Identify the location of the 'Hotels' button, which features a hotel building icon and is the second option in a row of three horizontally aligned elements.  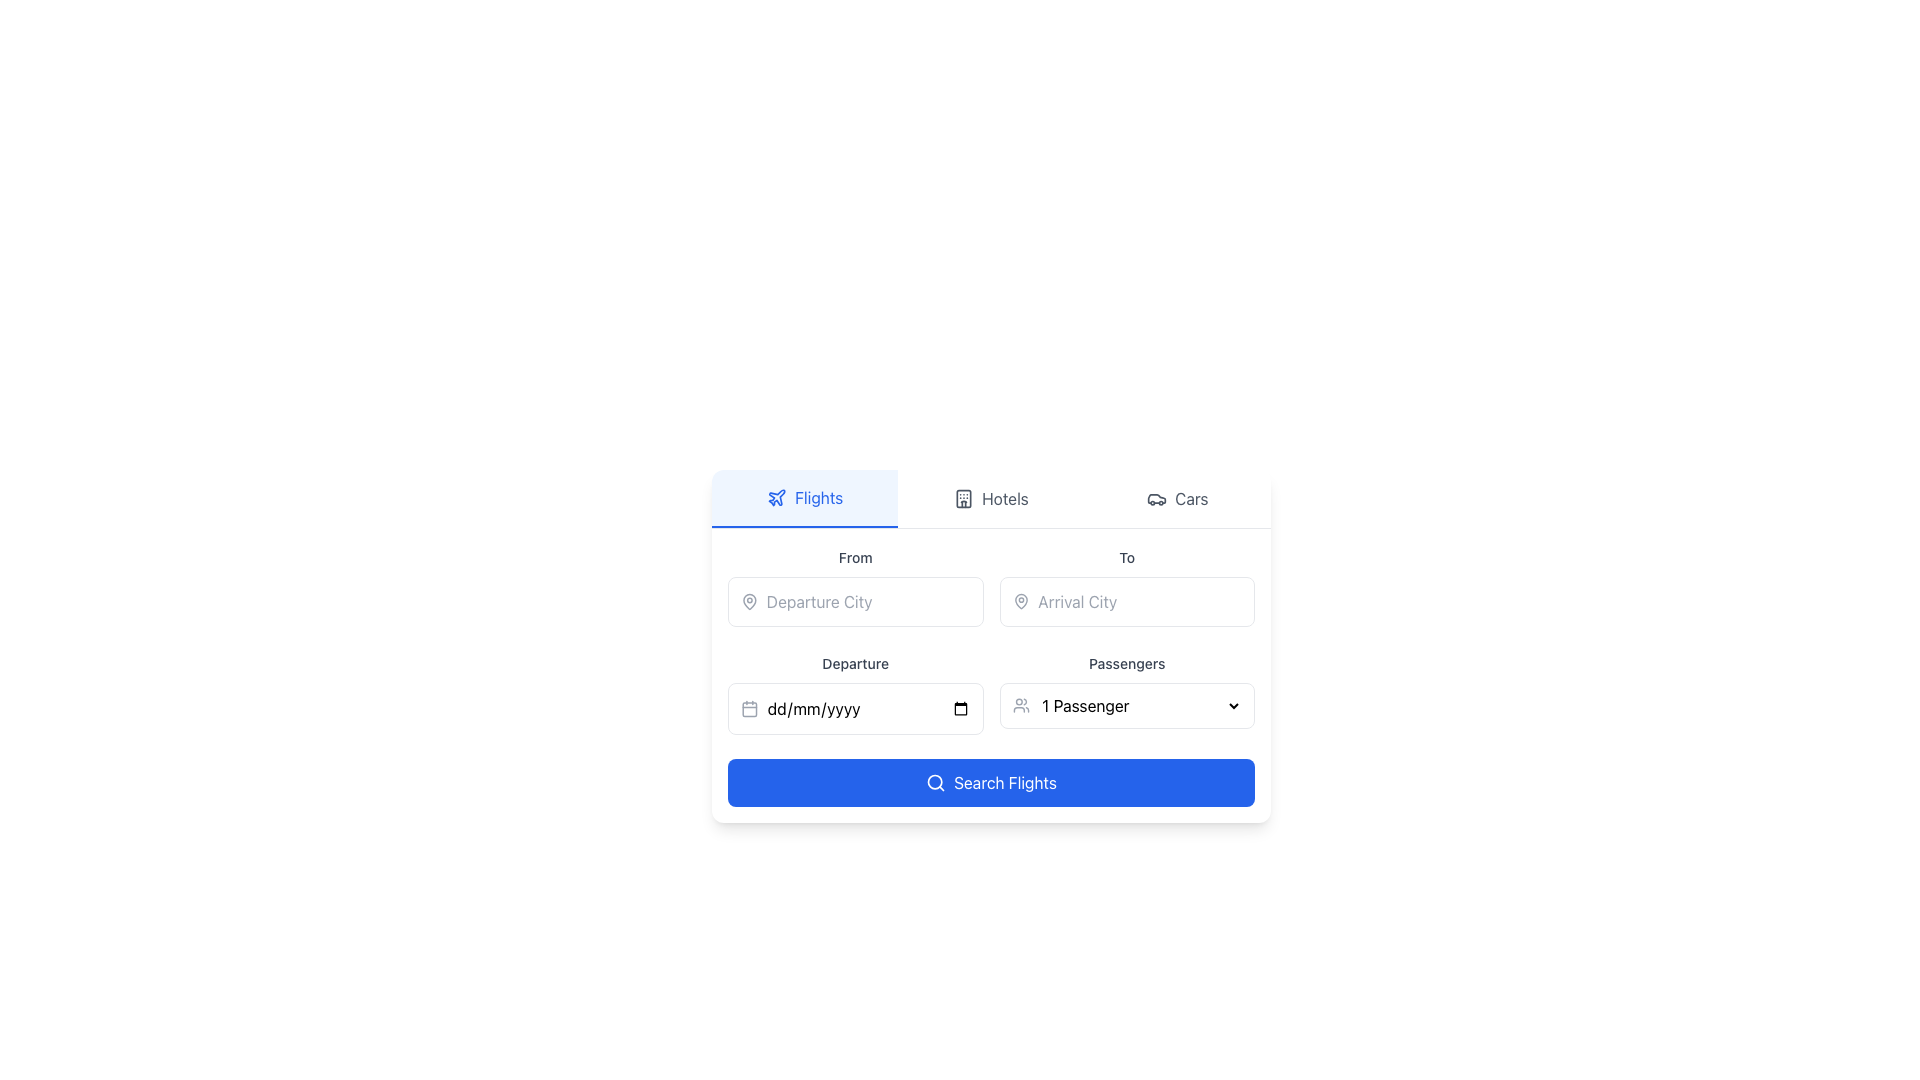
(991, 497).